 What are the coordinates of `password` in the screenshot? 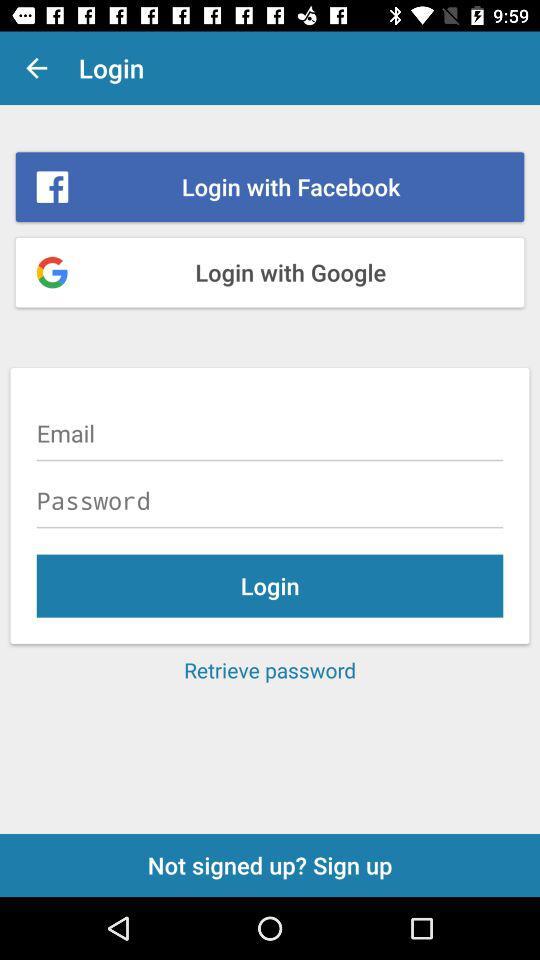 It's located at (270, 499).